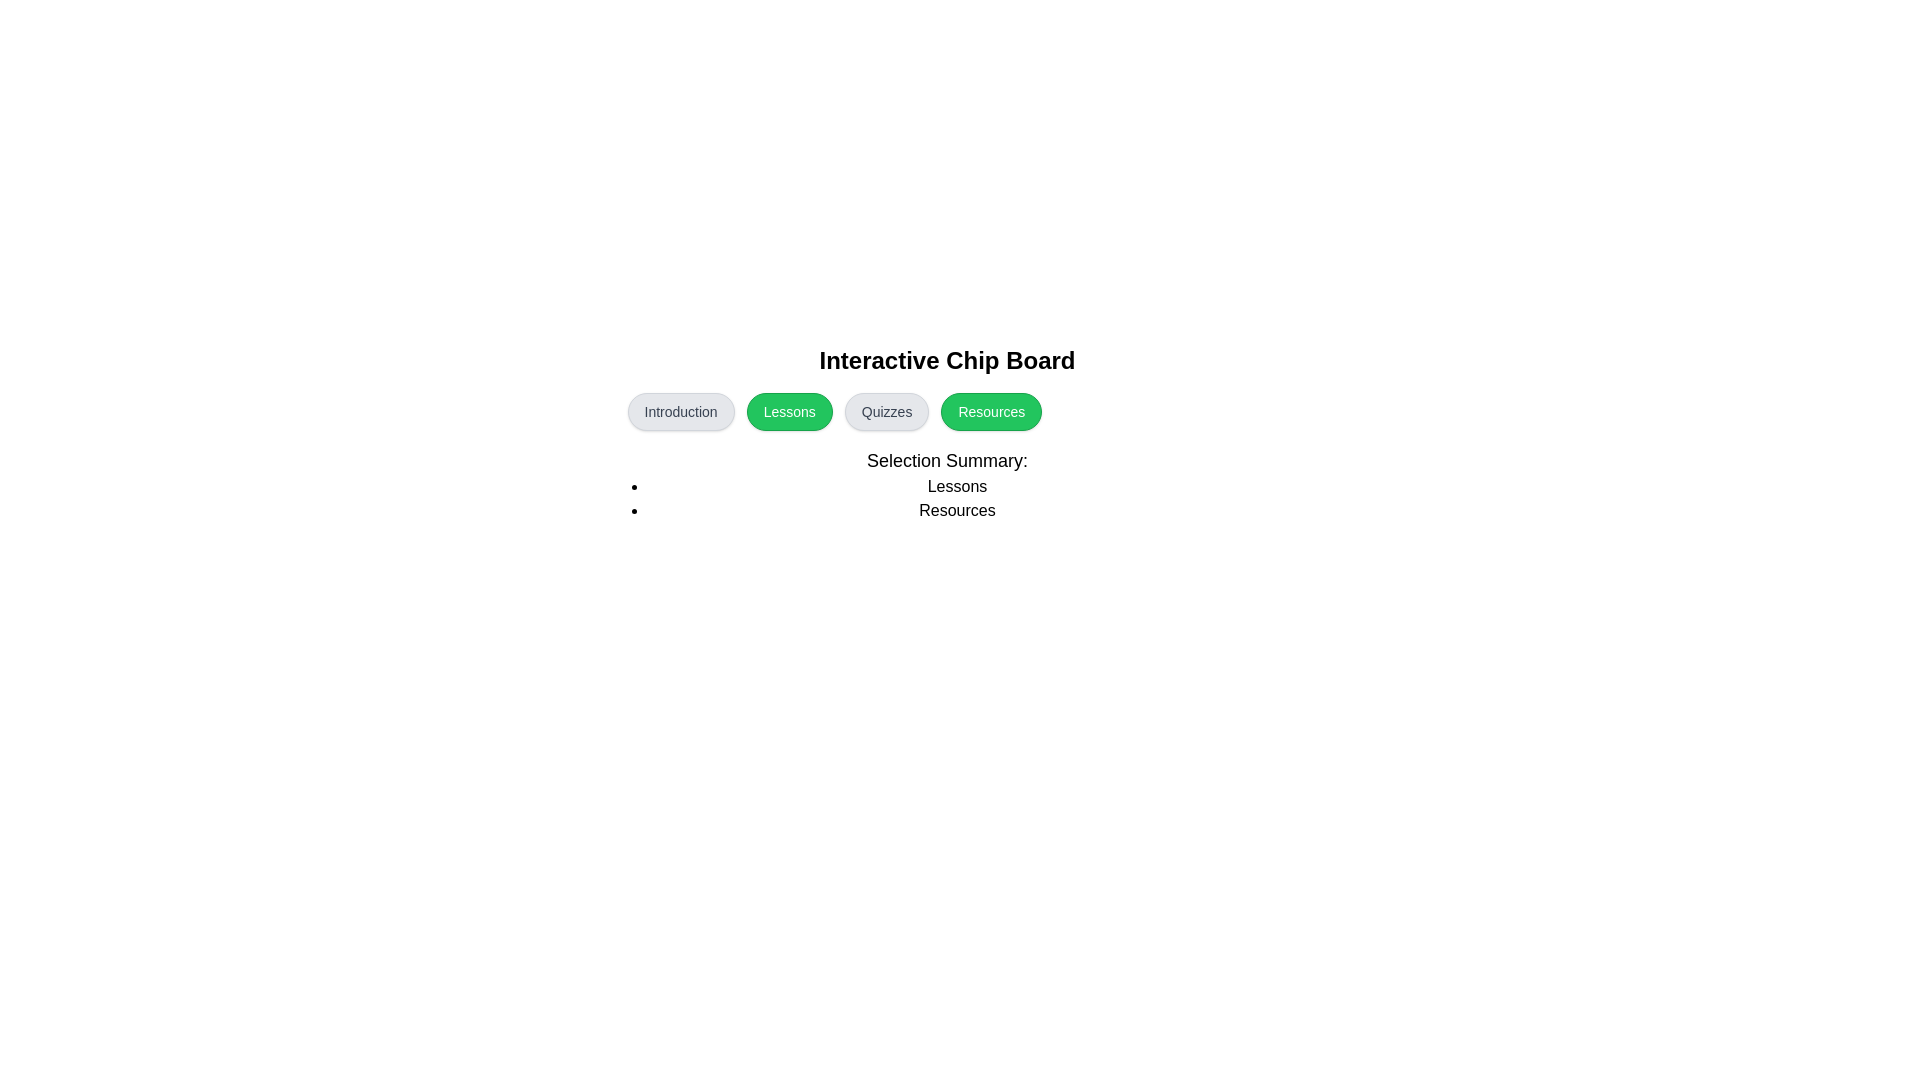  I want to click on the prominent text label element that reads 'Interactive Chip Board', which is styled as a bold, large-sized heading and is positioned above a set of buttons, so click(946, 361).